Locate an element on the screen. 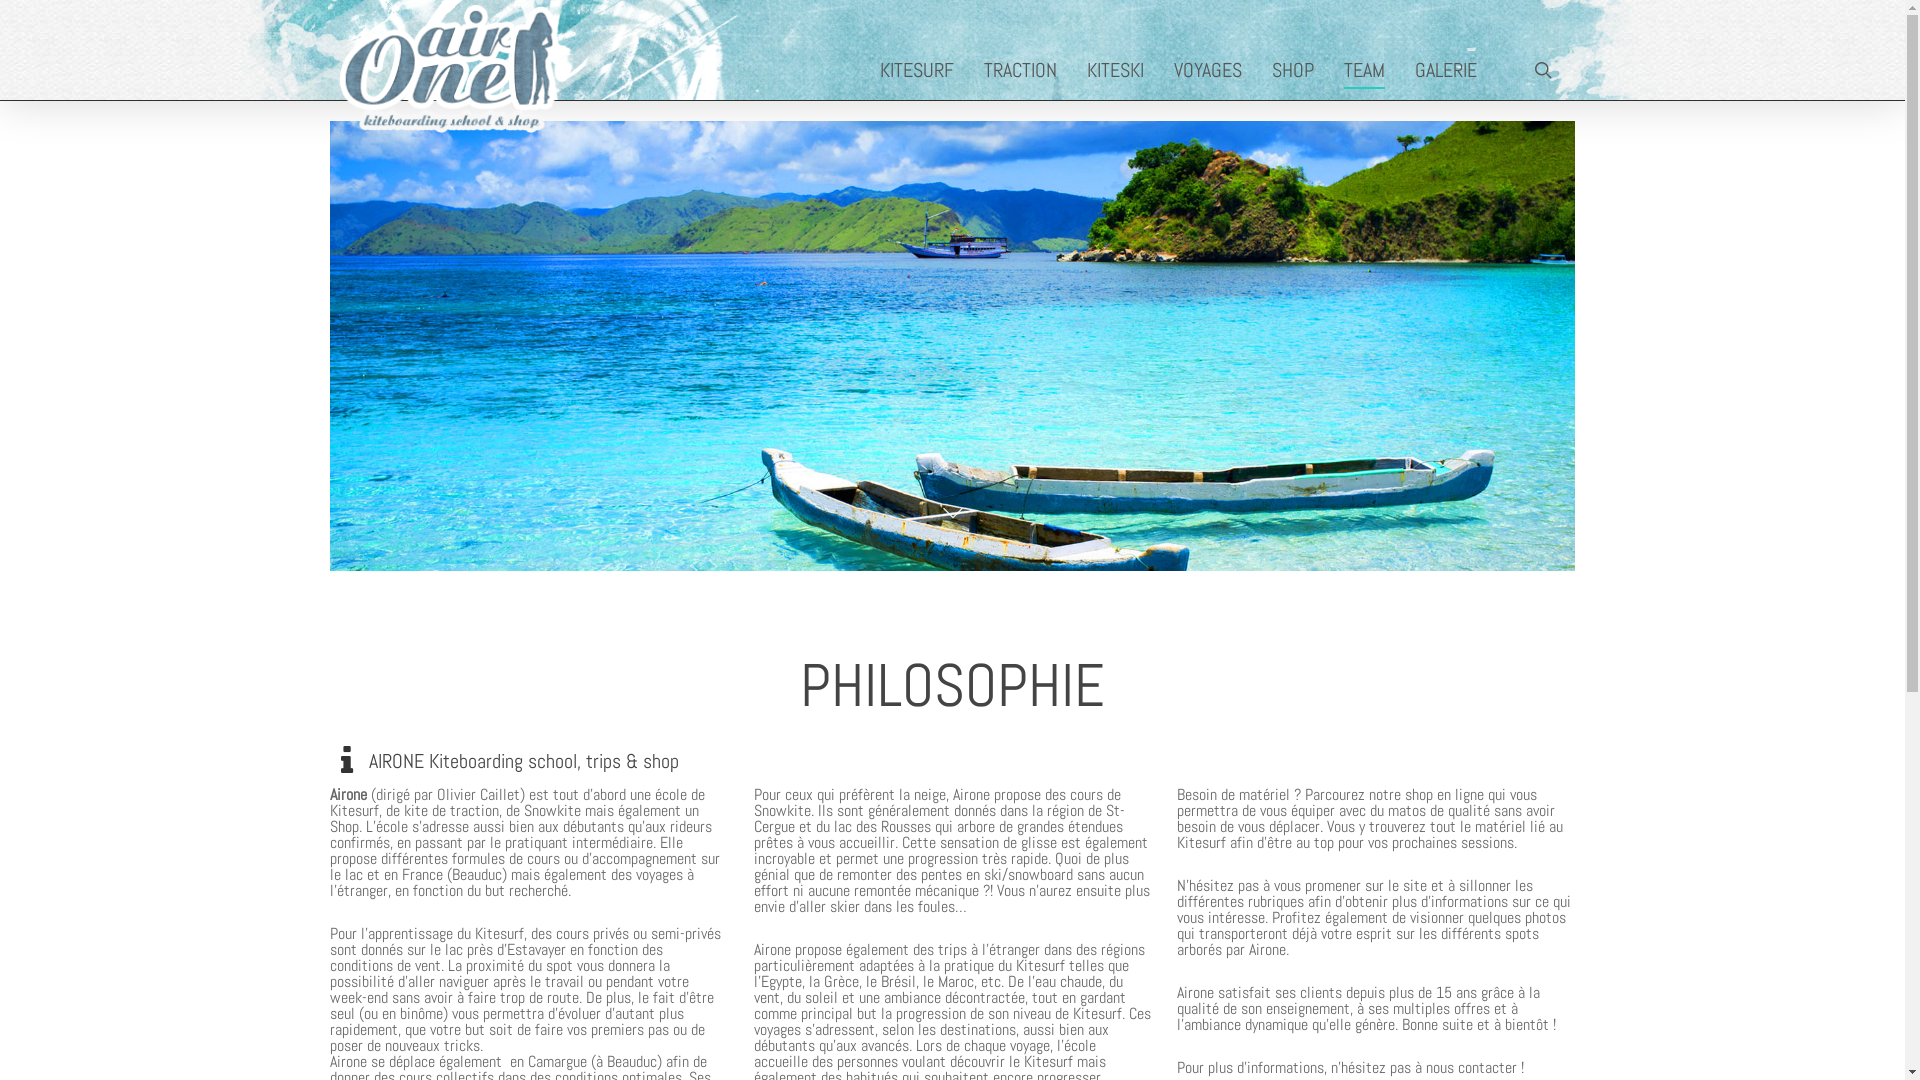 The width and height of the screenshot is (1920, 1080). 'KITESURF' is located at coordinates (920, 68).